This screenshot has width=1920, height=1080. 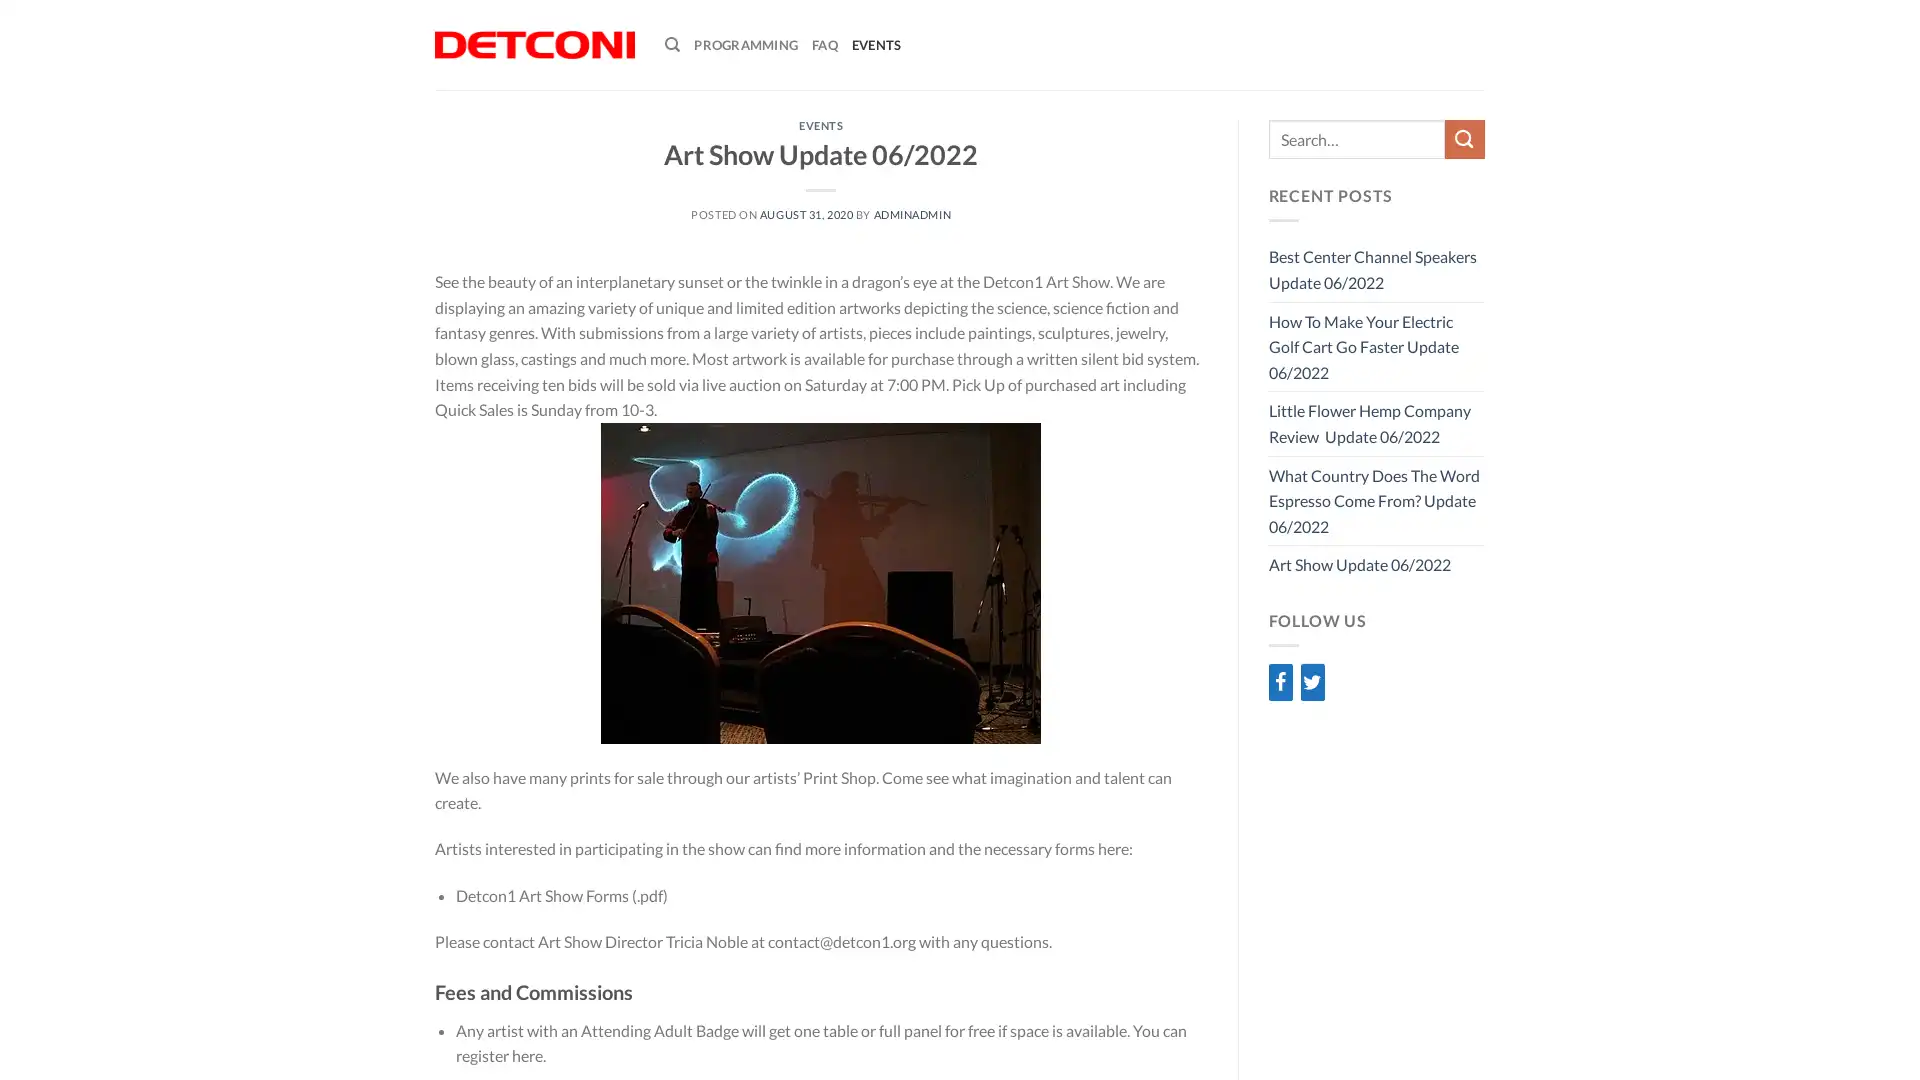 I want to click on Submit, so click(x=1464, y=138).